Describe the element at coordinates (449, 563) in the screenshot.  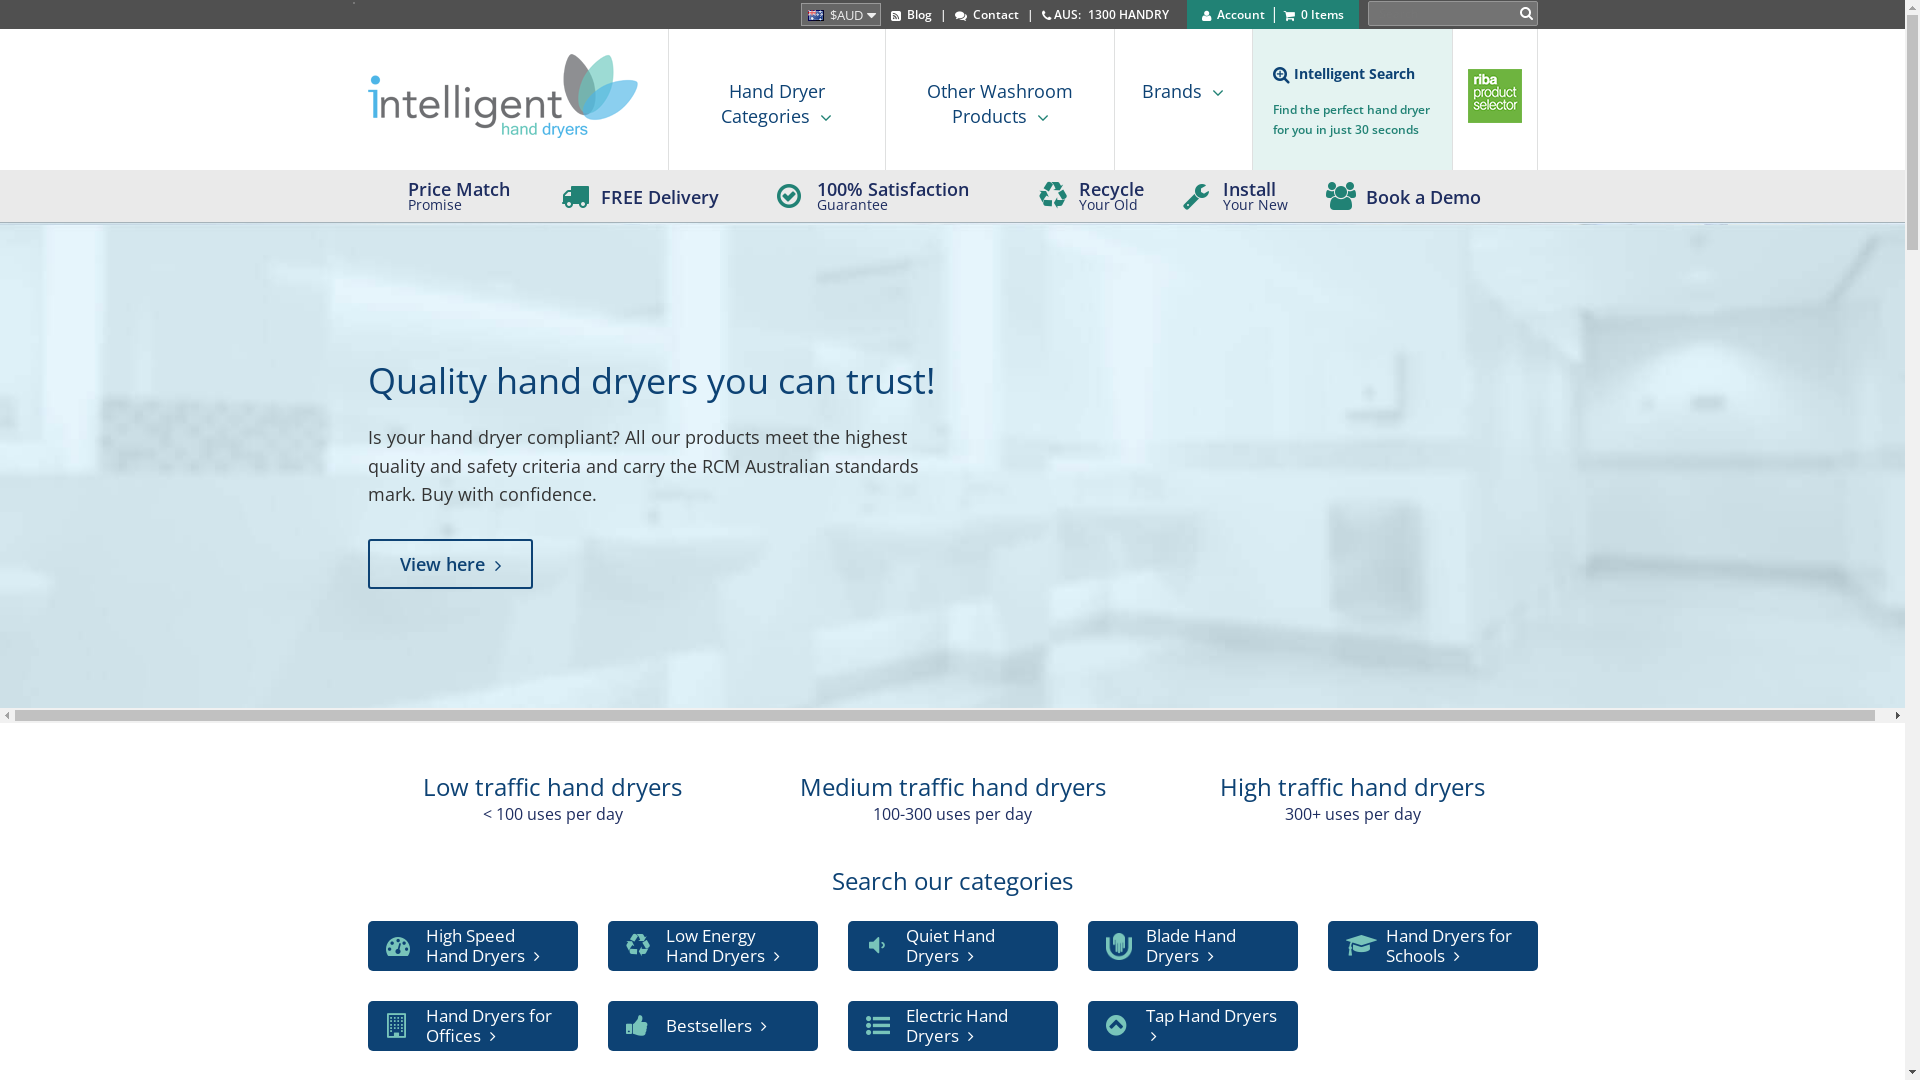
I see `'View here'` at that location.